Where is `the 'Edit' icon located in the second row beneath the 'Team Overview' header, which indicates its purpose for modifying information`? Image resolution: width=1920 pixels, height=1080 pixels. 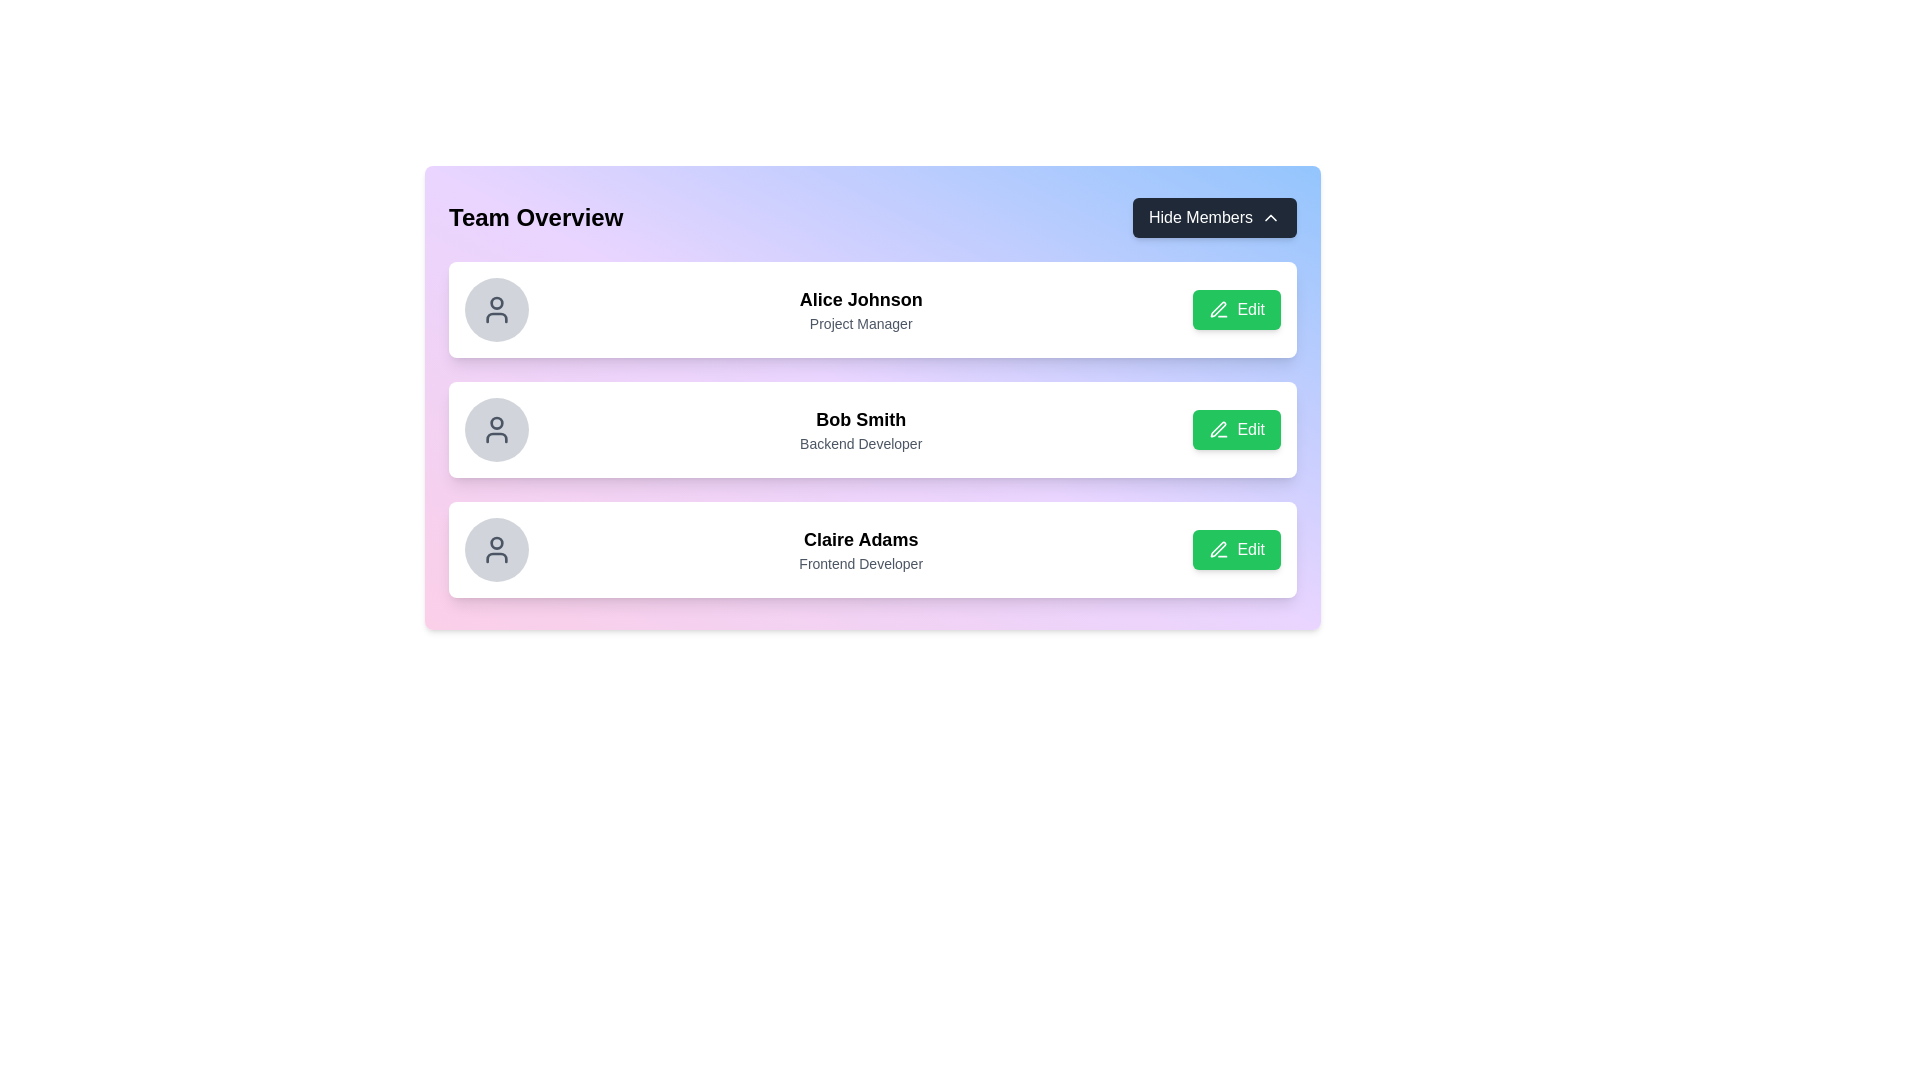 the 'Edit' icon located in the second row beneath the 'Team Overview' header, which indicates its purpose for modifying information is located at coordinates (1218, 428).